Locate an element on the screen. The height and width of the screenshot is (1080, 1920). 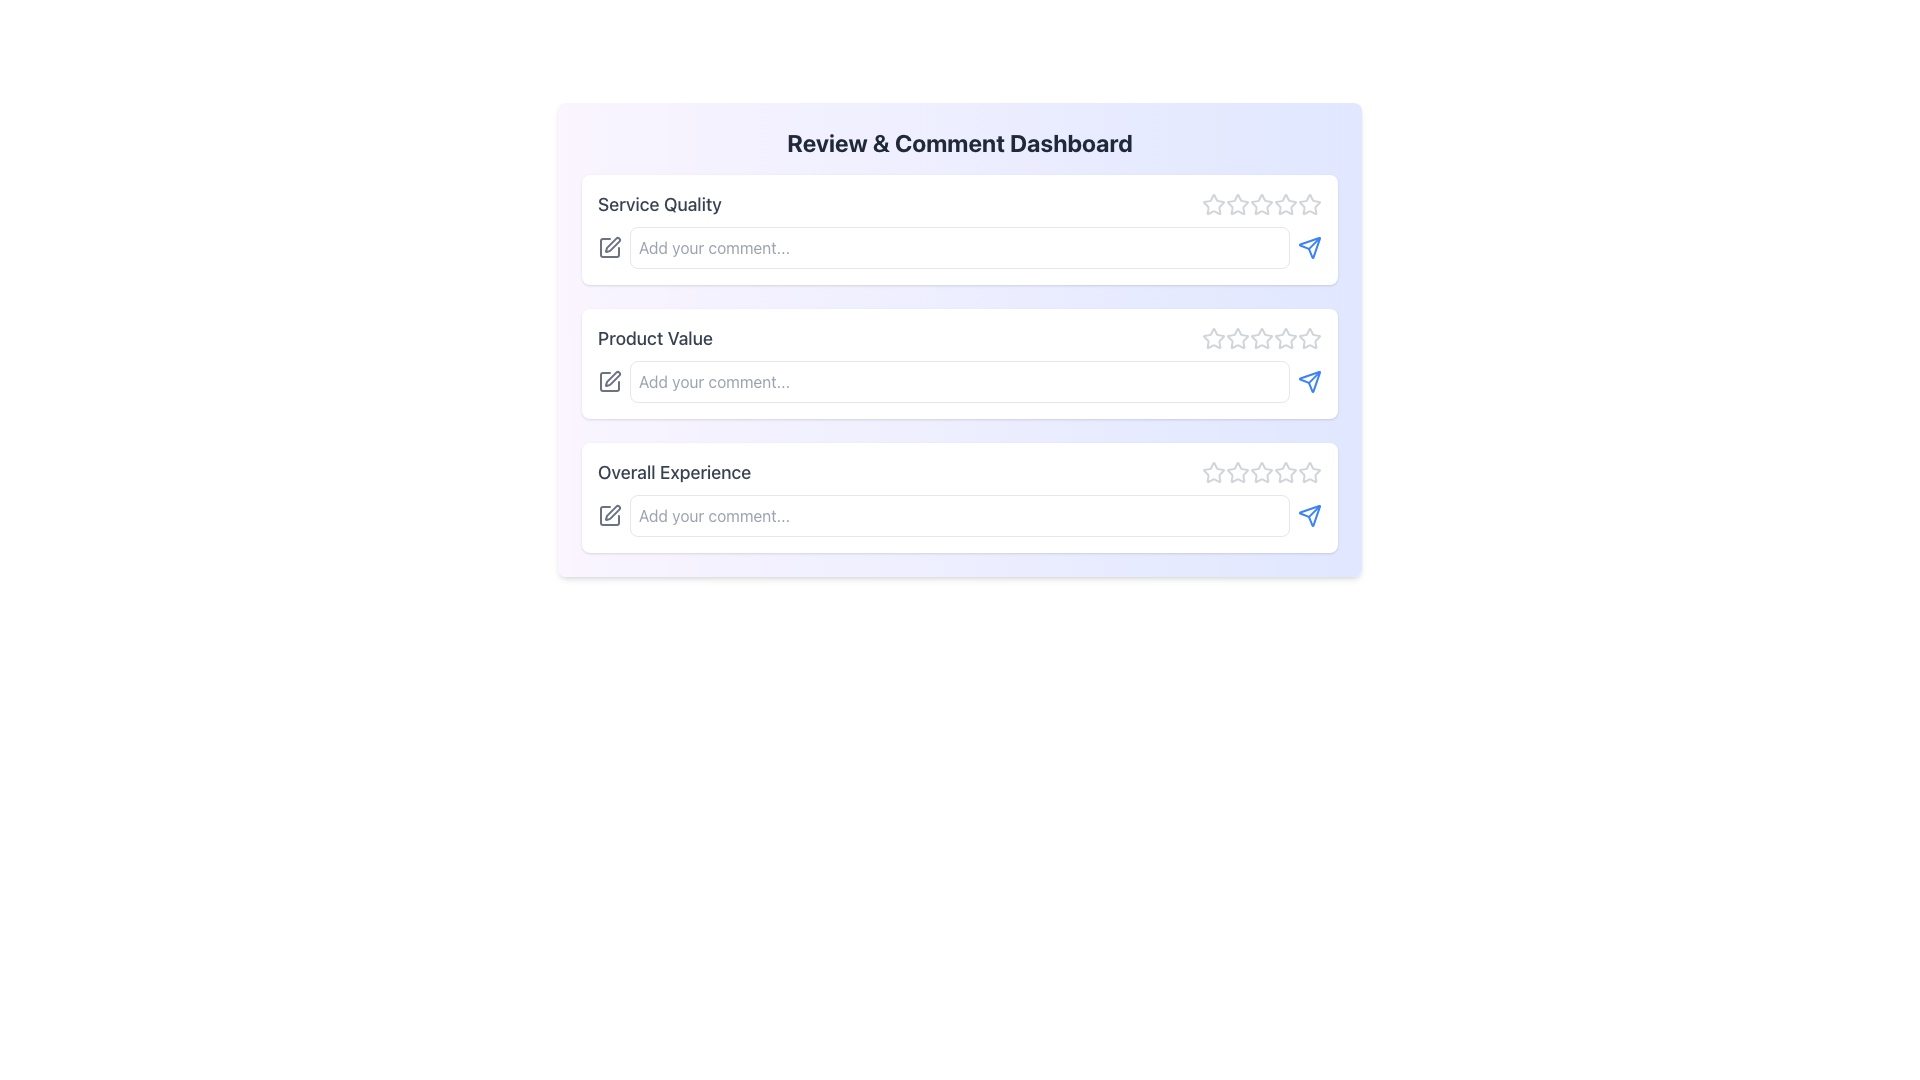
the first Rating star icon, which is light gray and indicates an unselected state is located at coordinates (1213, 204).